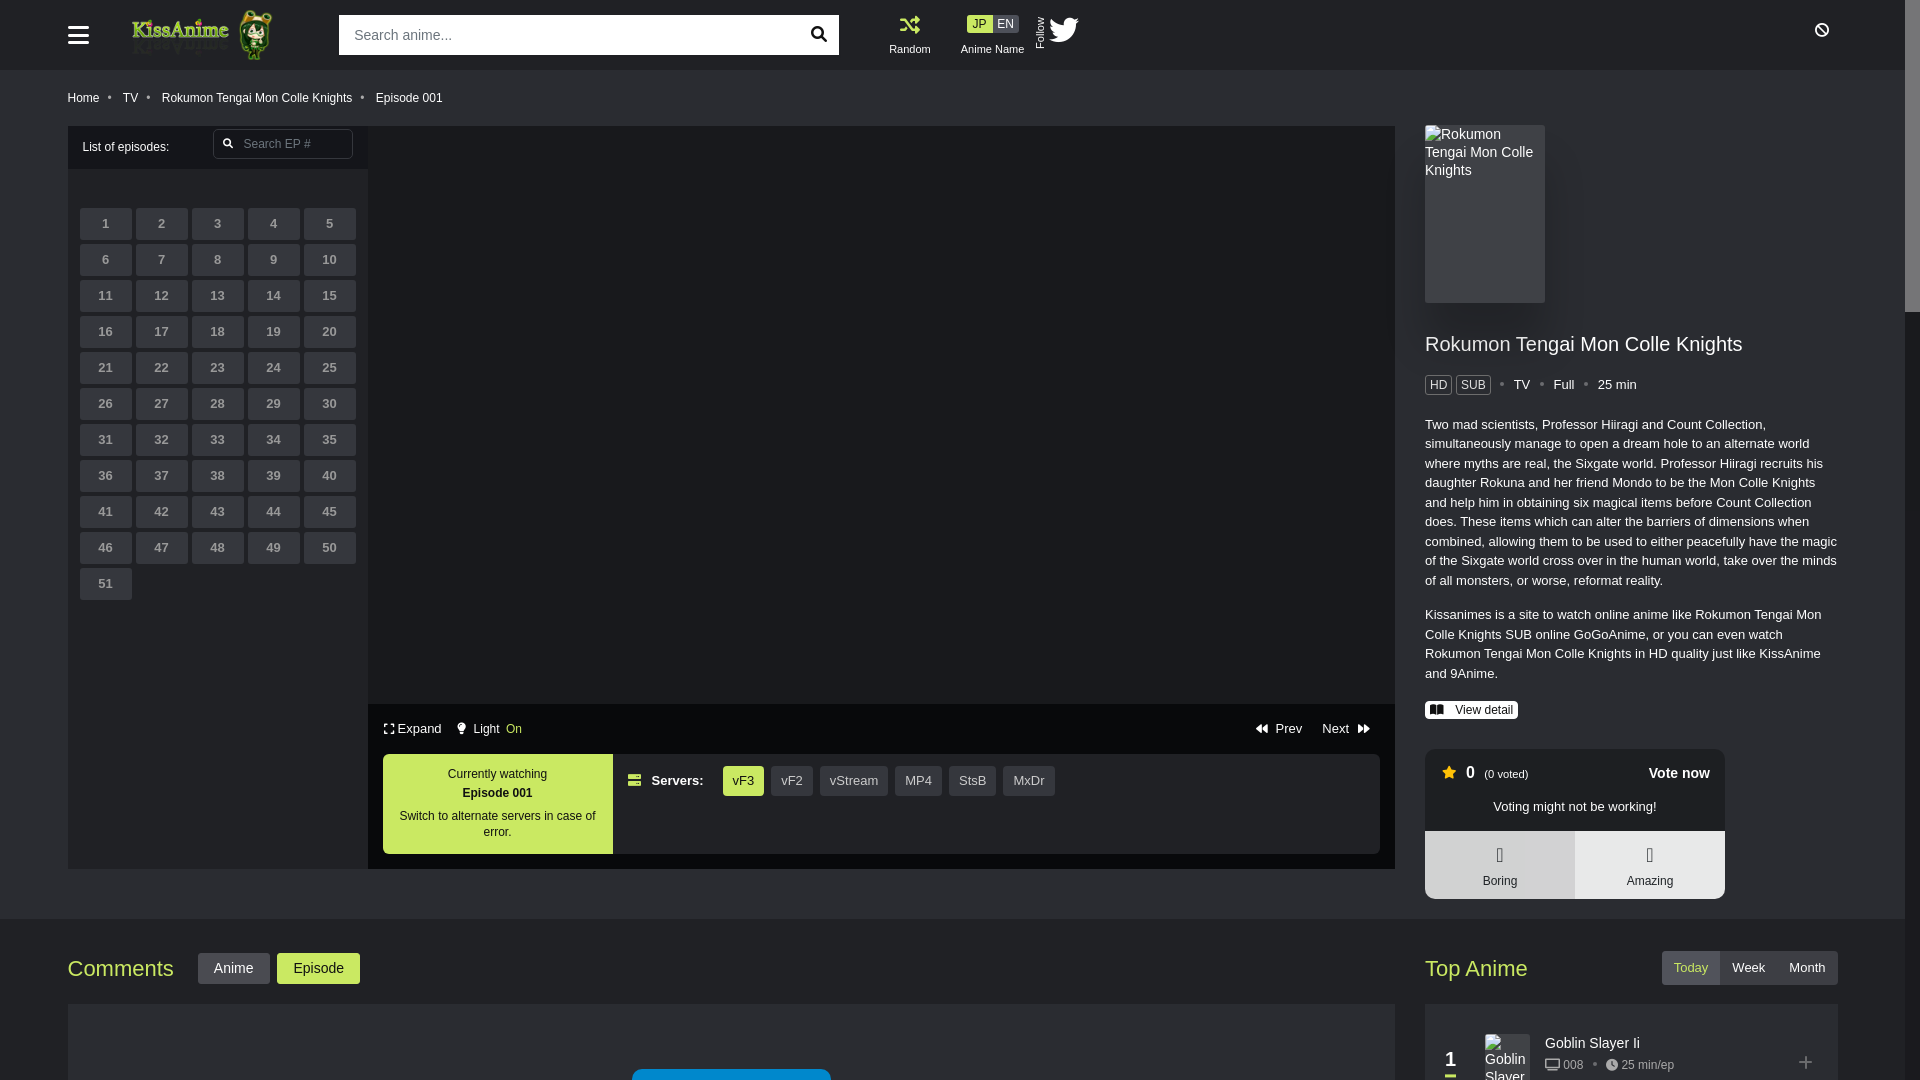 The height and width of the screenshot is (1080, 1920). I want to click on 'vF3', so click(742, 779).